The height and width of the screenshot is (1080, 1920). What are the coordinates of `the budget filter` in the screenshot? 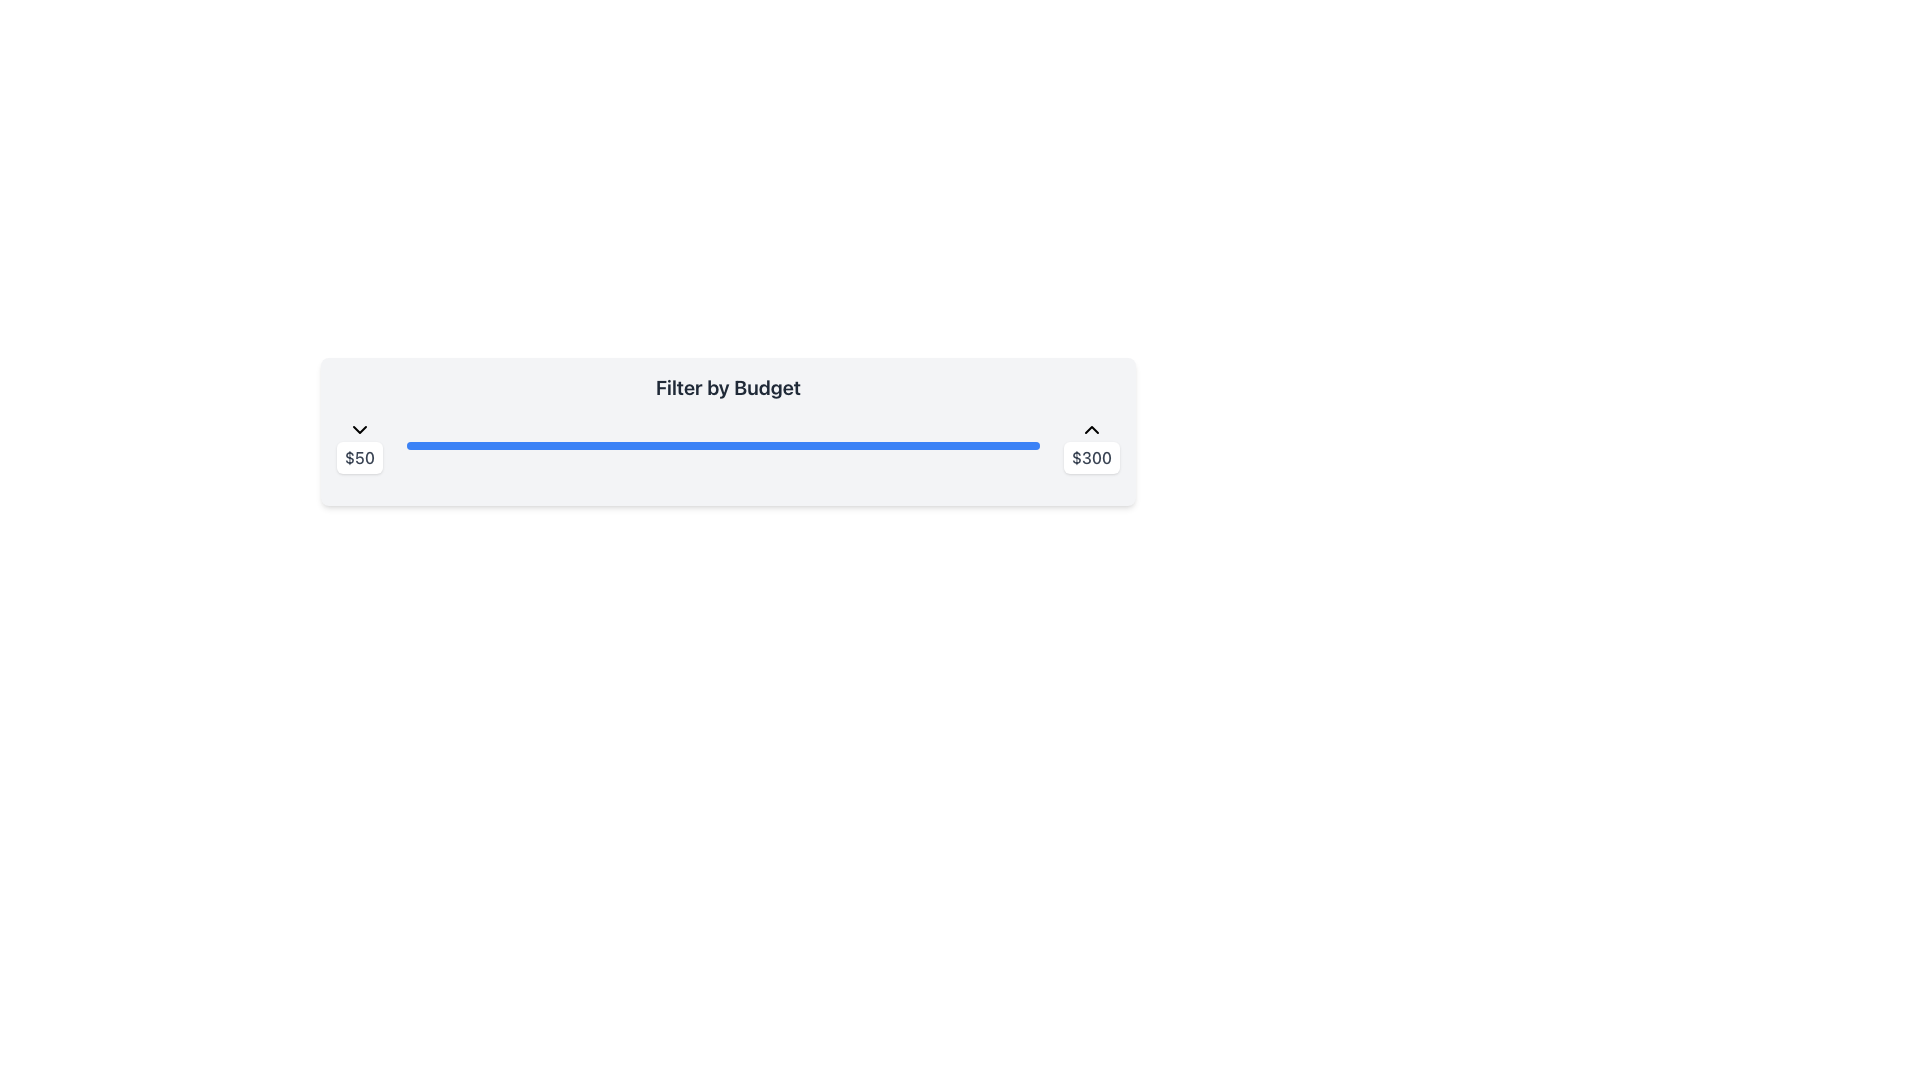 It's located at (649, 445).